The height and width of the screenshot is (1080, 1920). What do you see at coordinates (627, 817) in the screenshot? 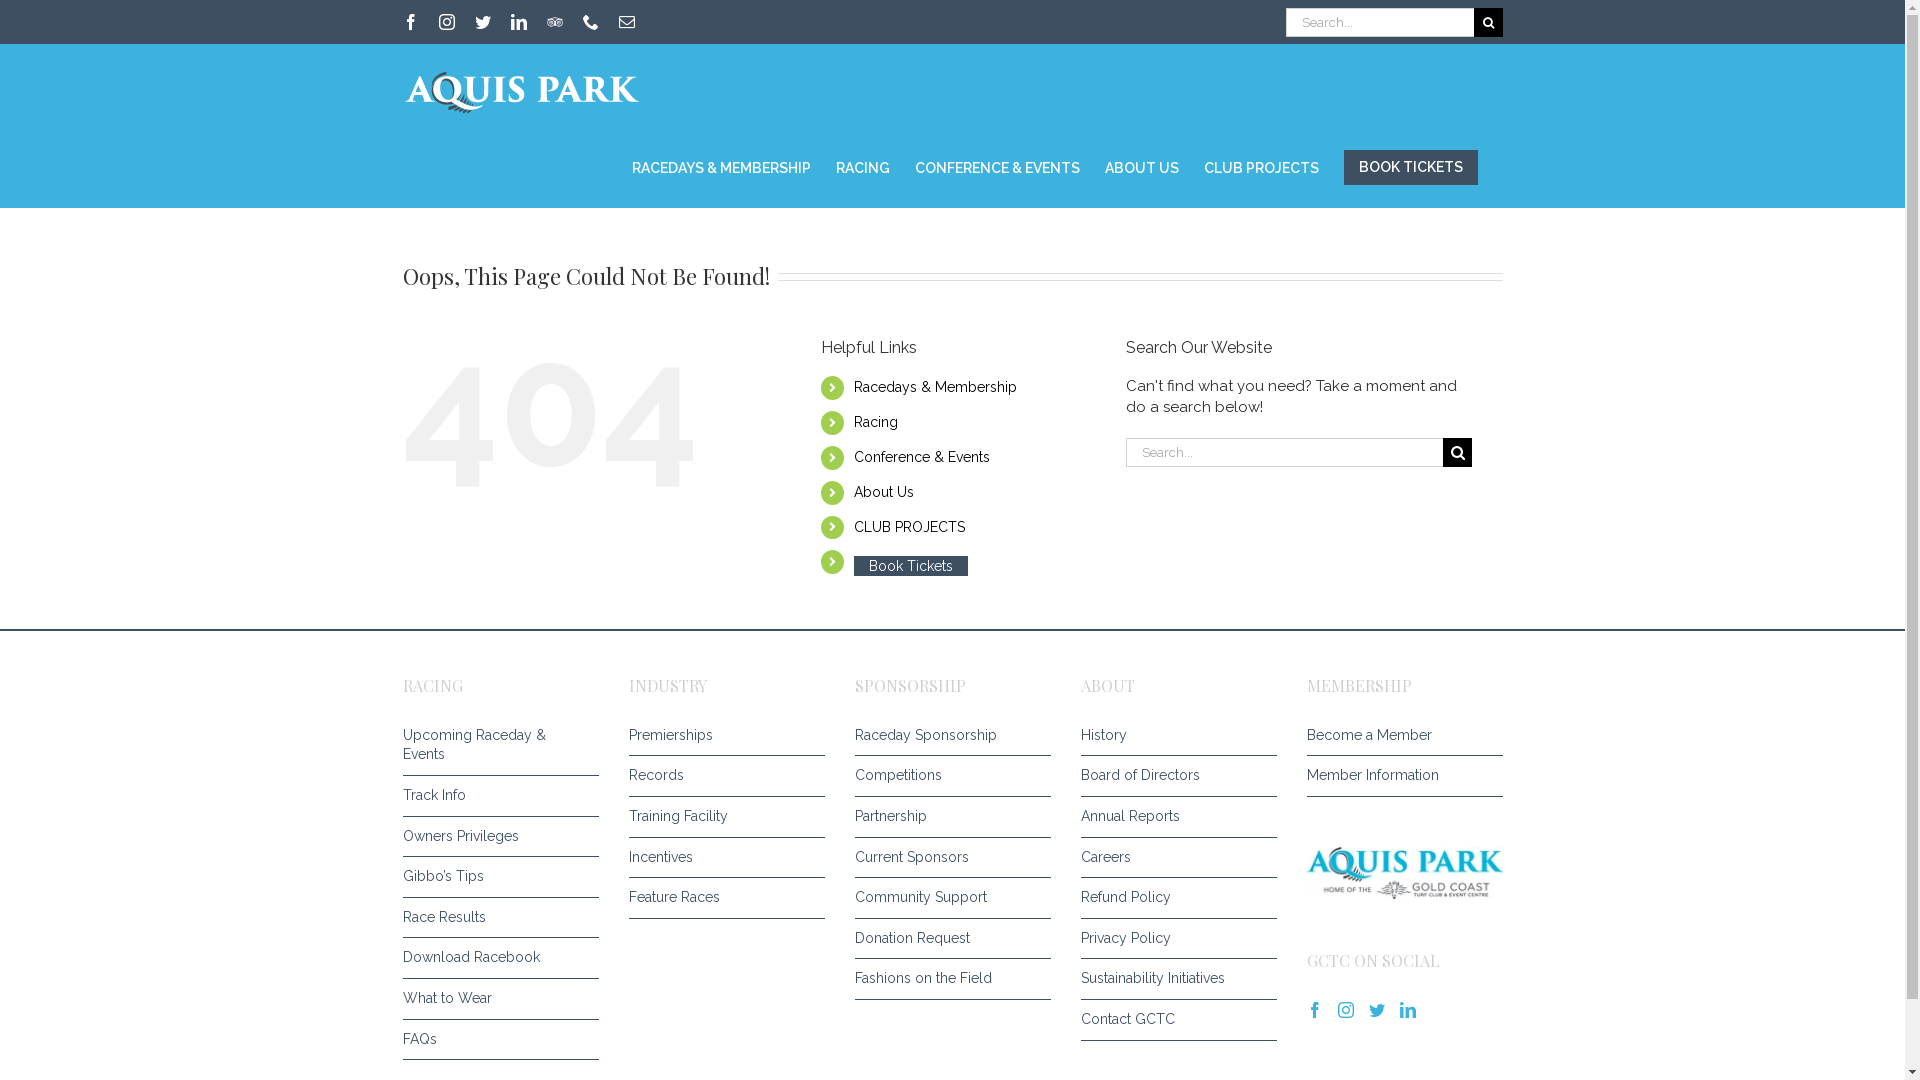
I see `'Training Facility'` at bounding box center [627, 817].